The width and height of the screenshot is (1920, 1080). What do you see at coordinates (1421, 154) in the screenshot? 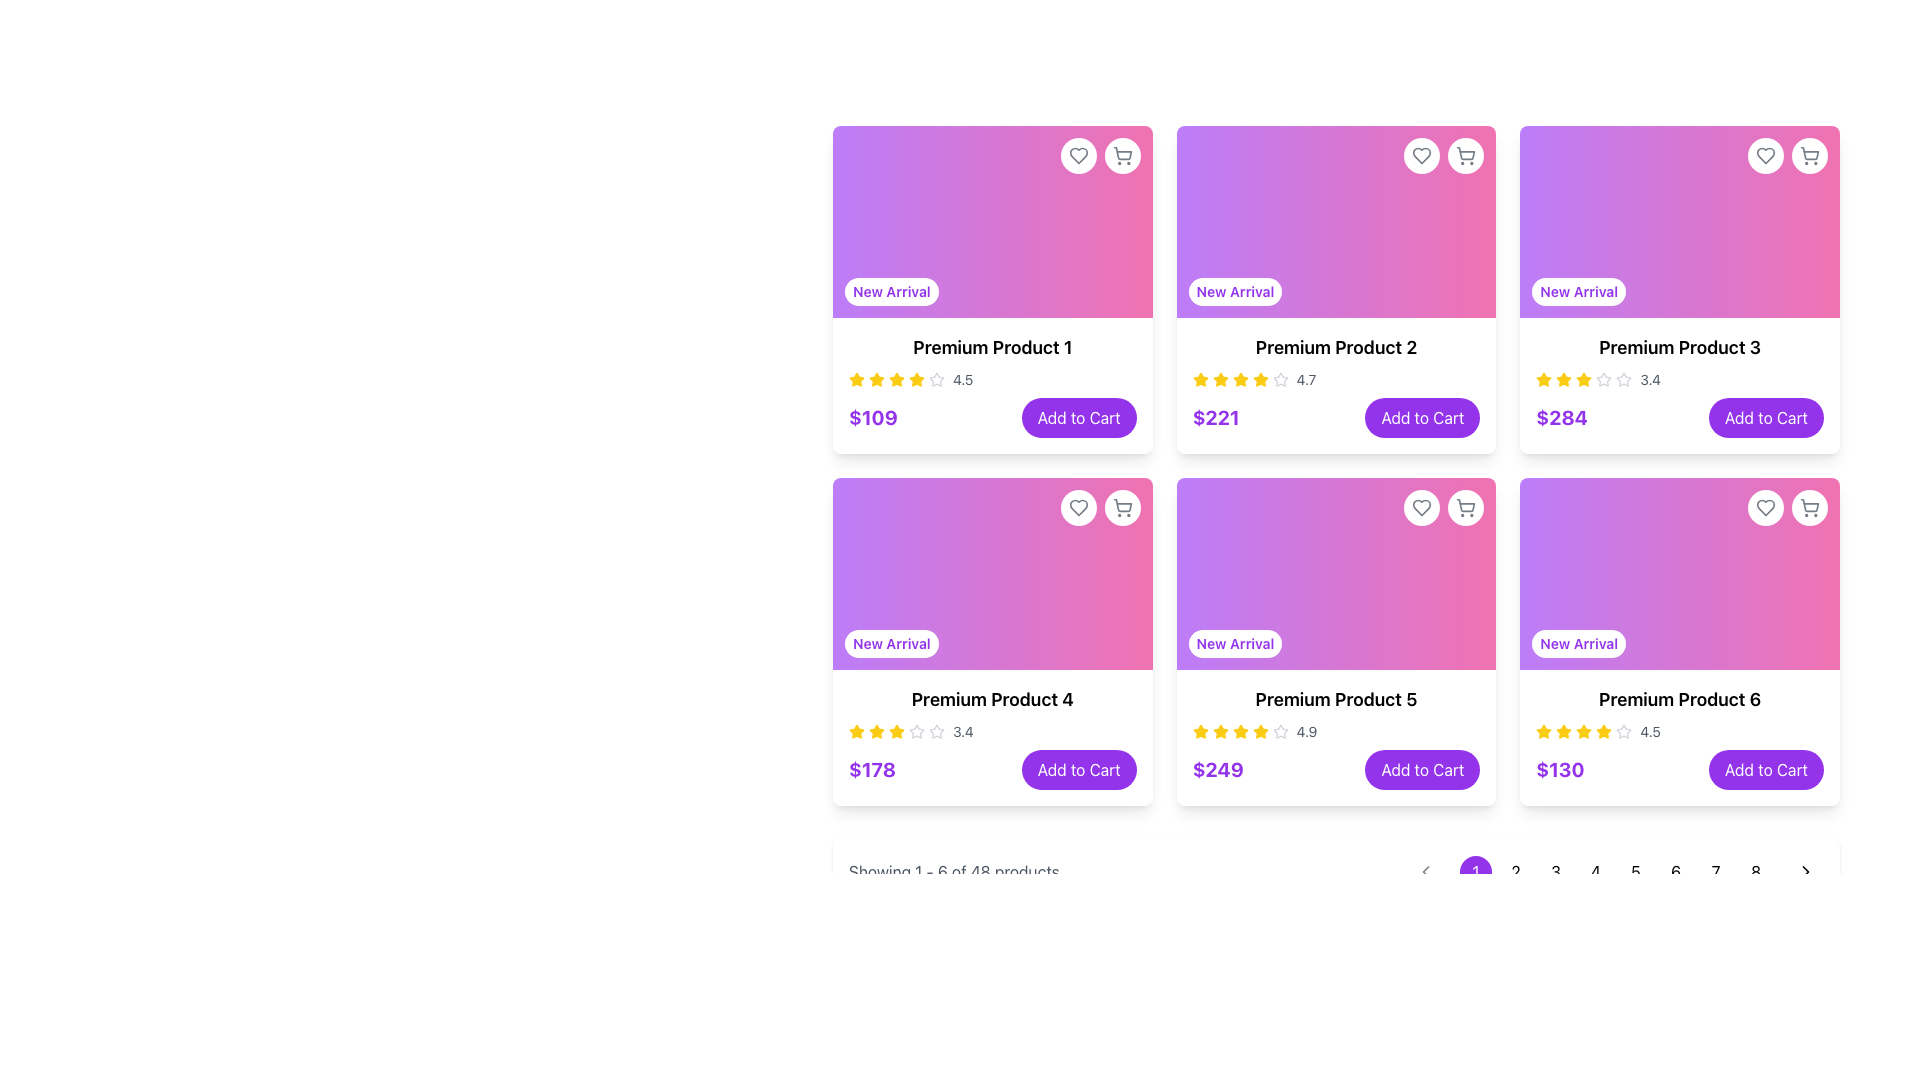
I see `the heart icon button located in the top-right corner of the 'Premium Product 2' card` at bounding box center [1421, 154].